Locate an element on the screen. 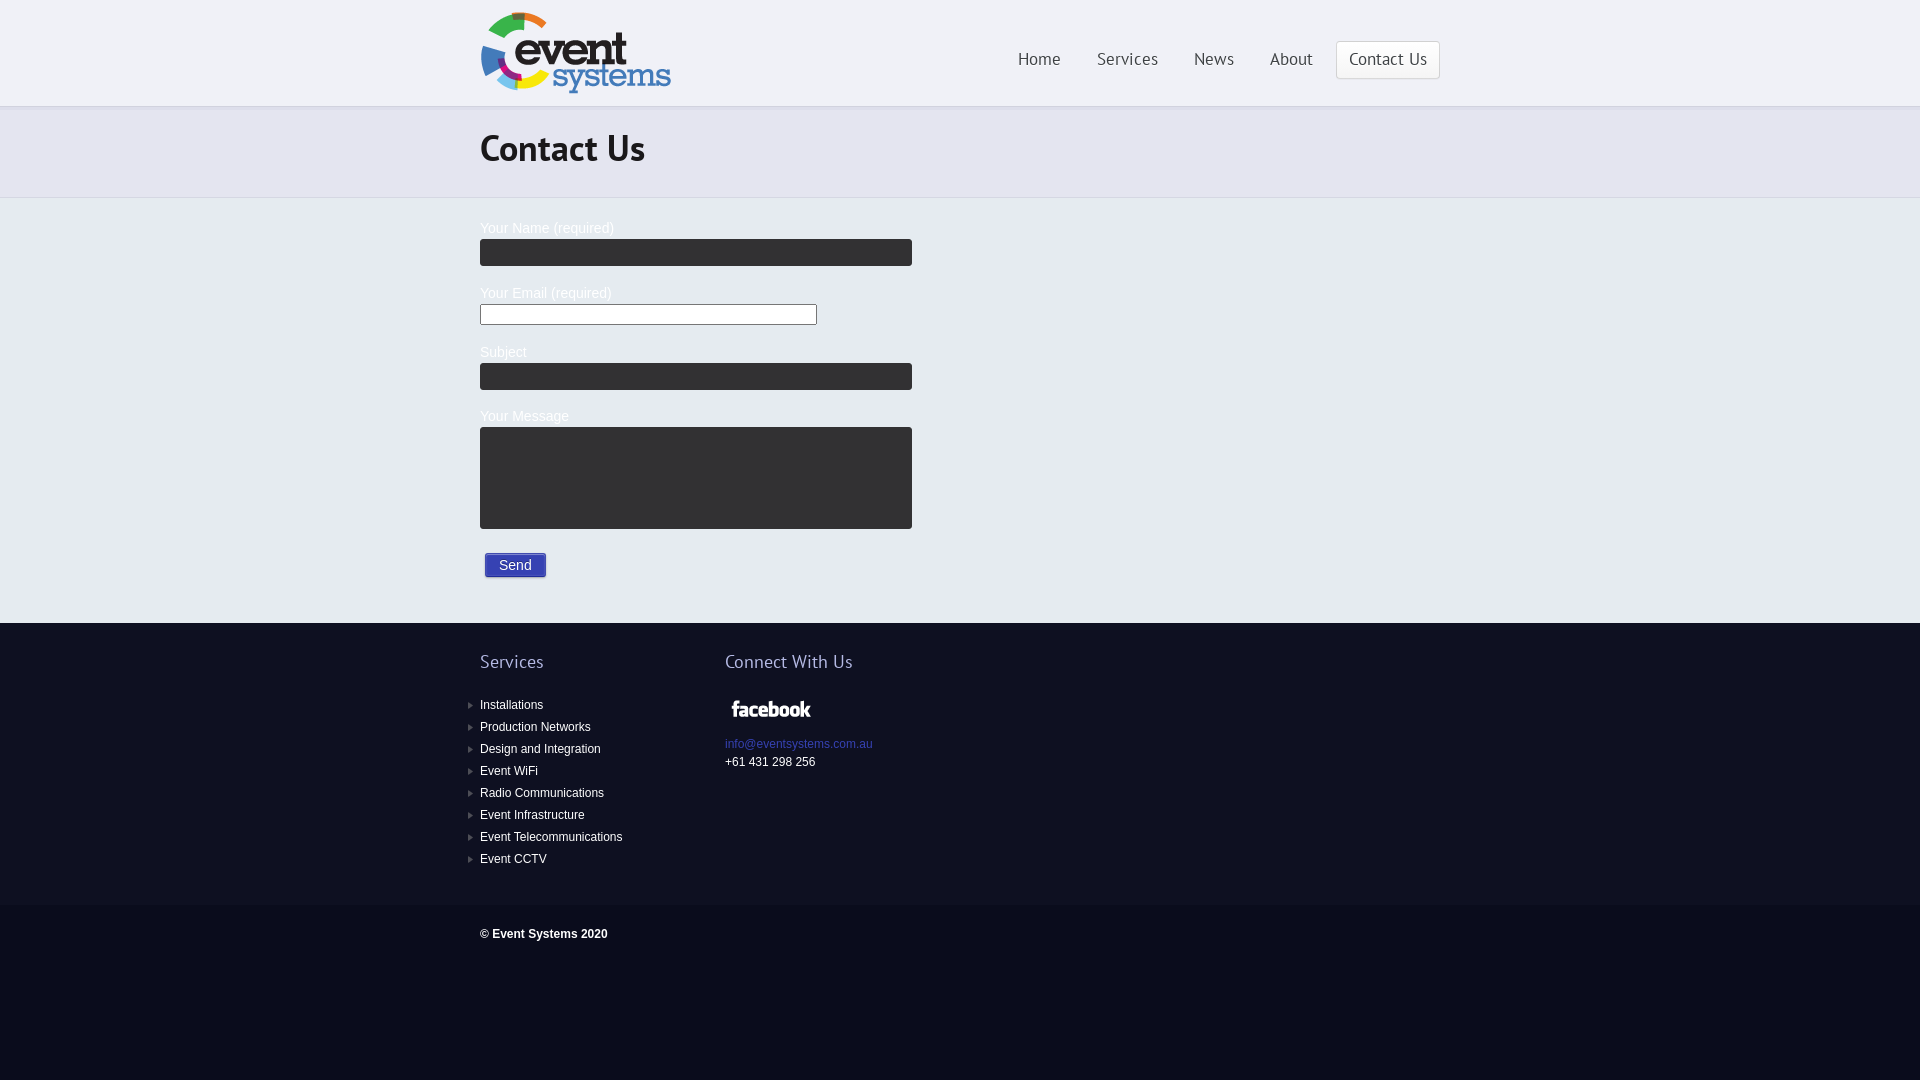 The height and width of the screenshot is (1080, 1920). 'info@eventsystems.com.au' is located at coordinates (797, 744).